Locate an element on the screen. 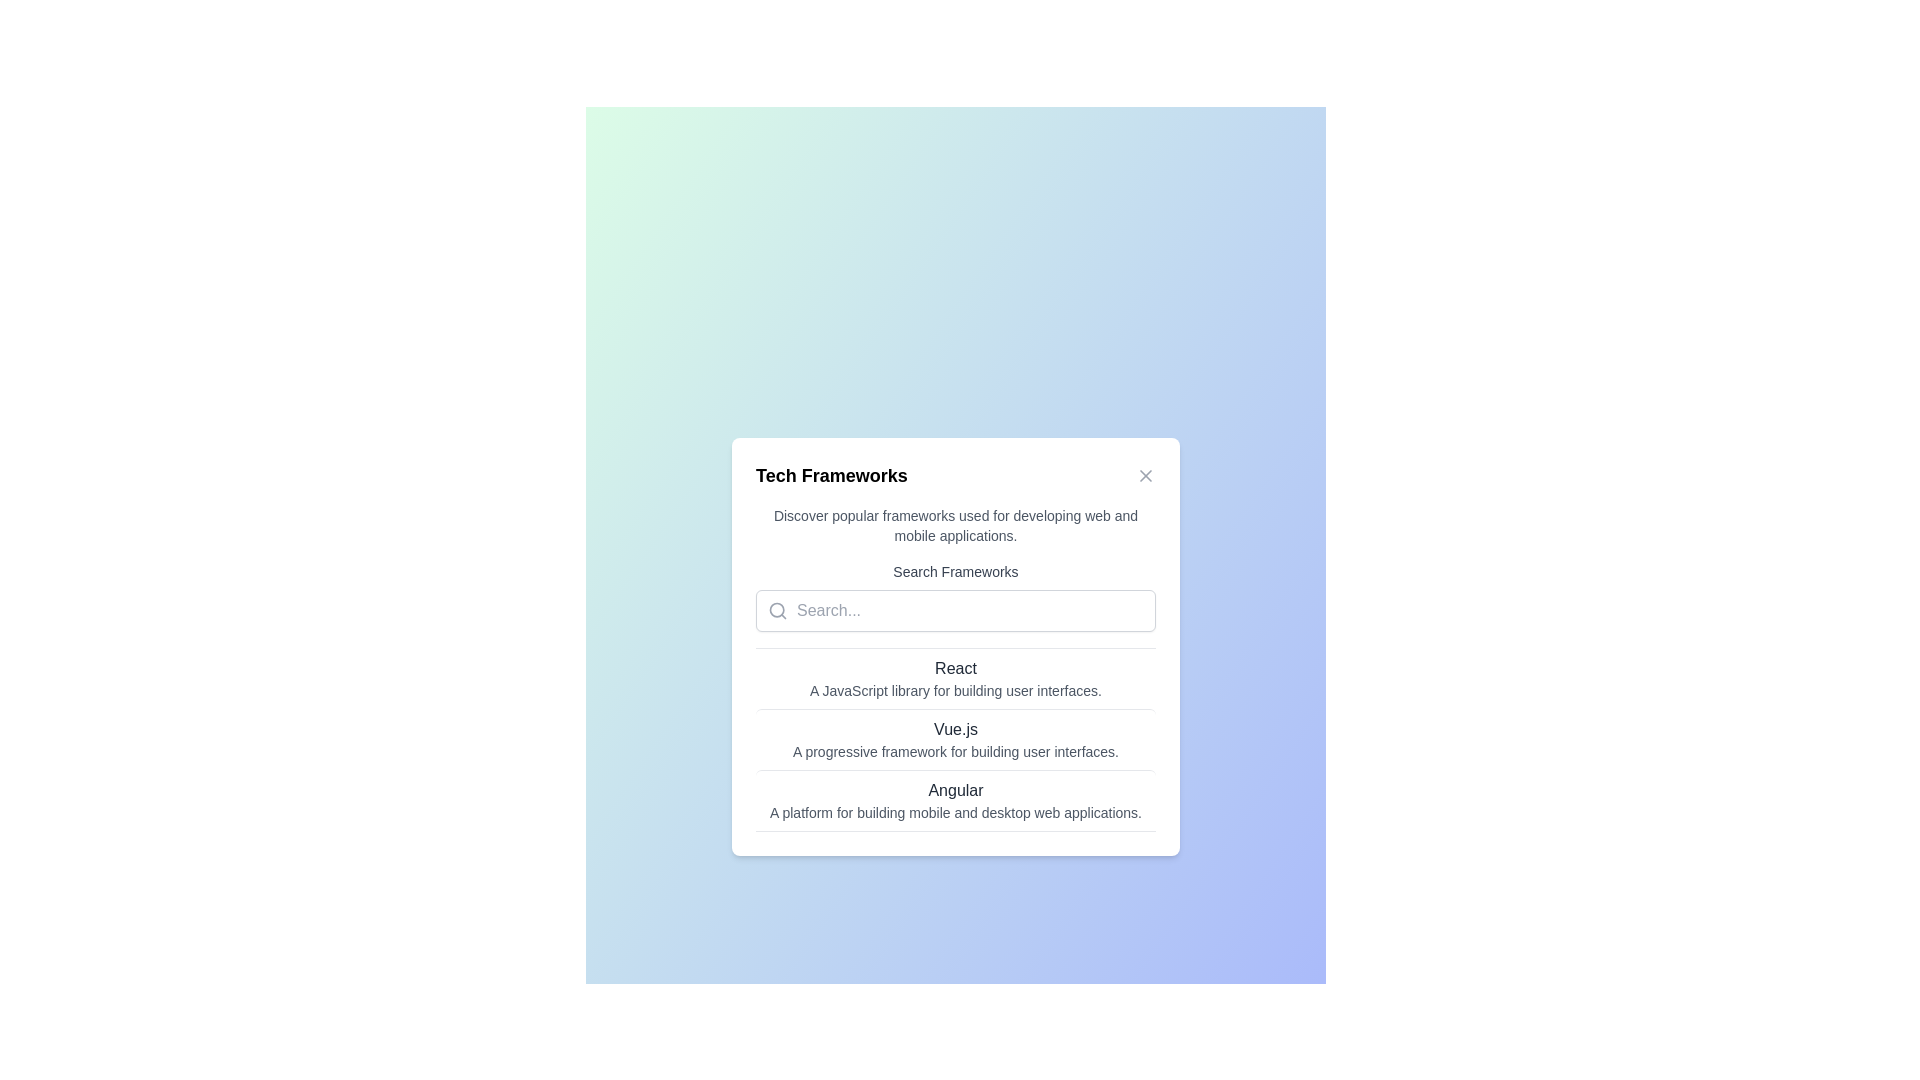 This screenshot has width=1920, height=1080. the informational card providing a description of the Angular framework, which is the third item in the 'Tech Frameworks' list is located at coordinates (954, 799).